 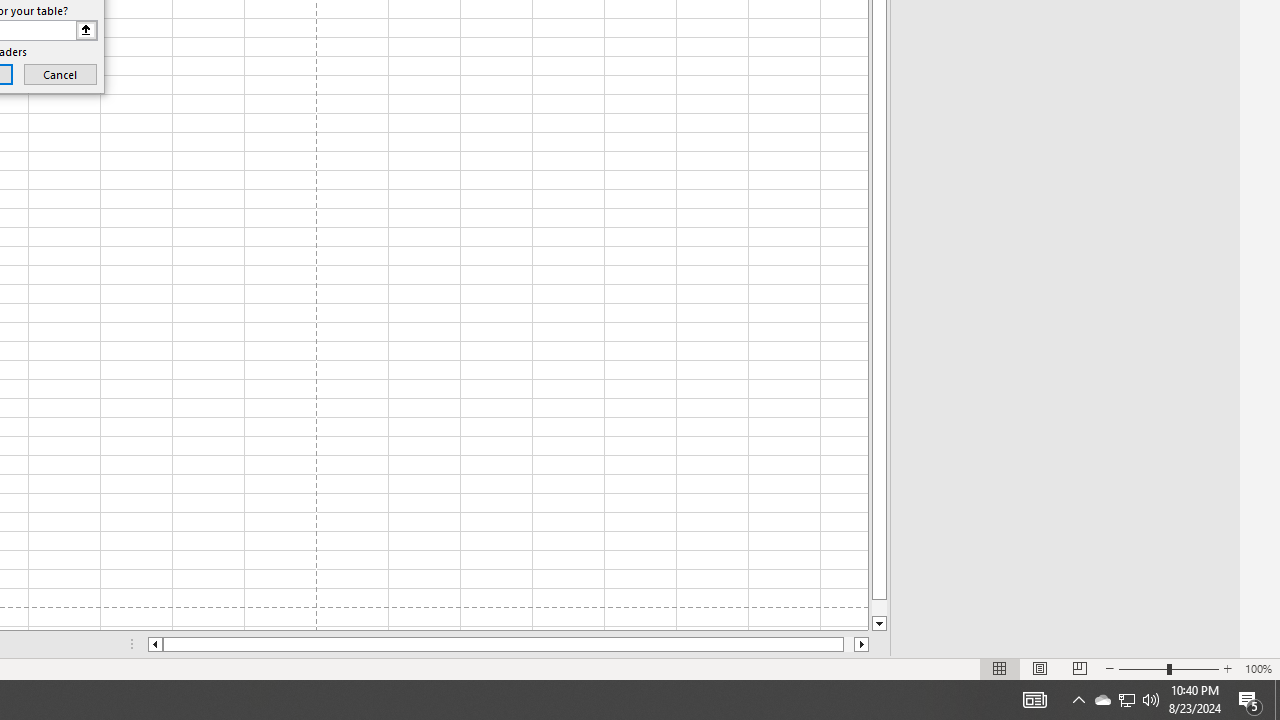 I want to click on 'Zoom Out', so click(x=1143, y=669).